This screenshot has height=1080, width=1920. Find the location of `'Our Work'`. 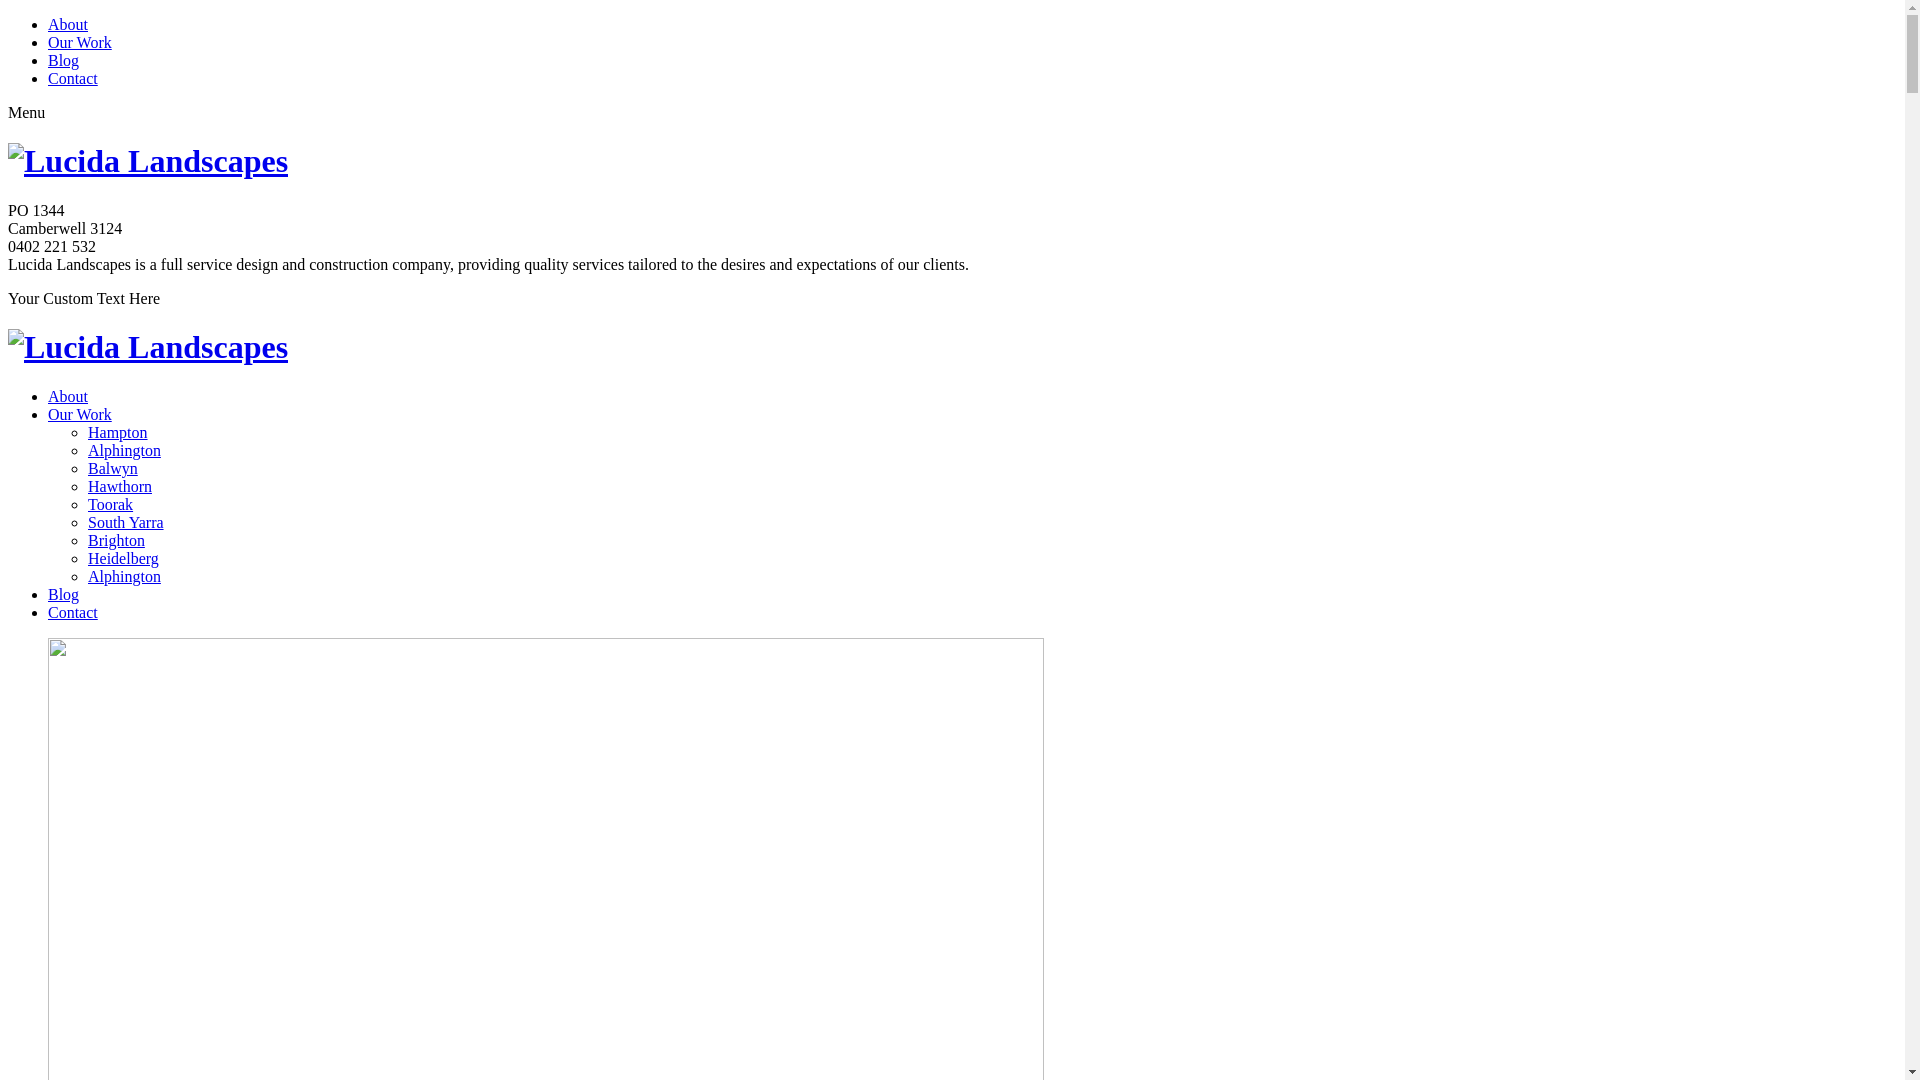

'Our Work' is located at coordinates (80, 413).